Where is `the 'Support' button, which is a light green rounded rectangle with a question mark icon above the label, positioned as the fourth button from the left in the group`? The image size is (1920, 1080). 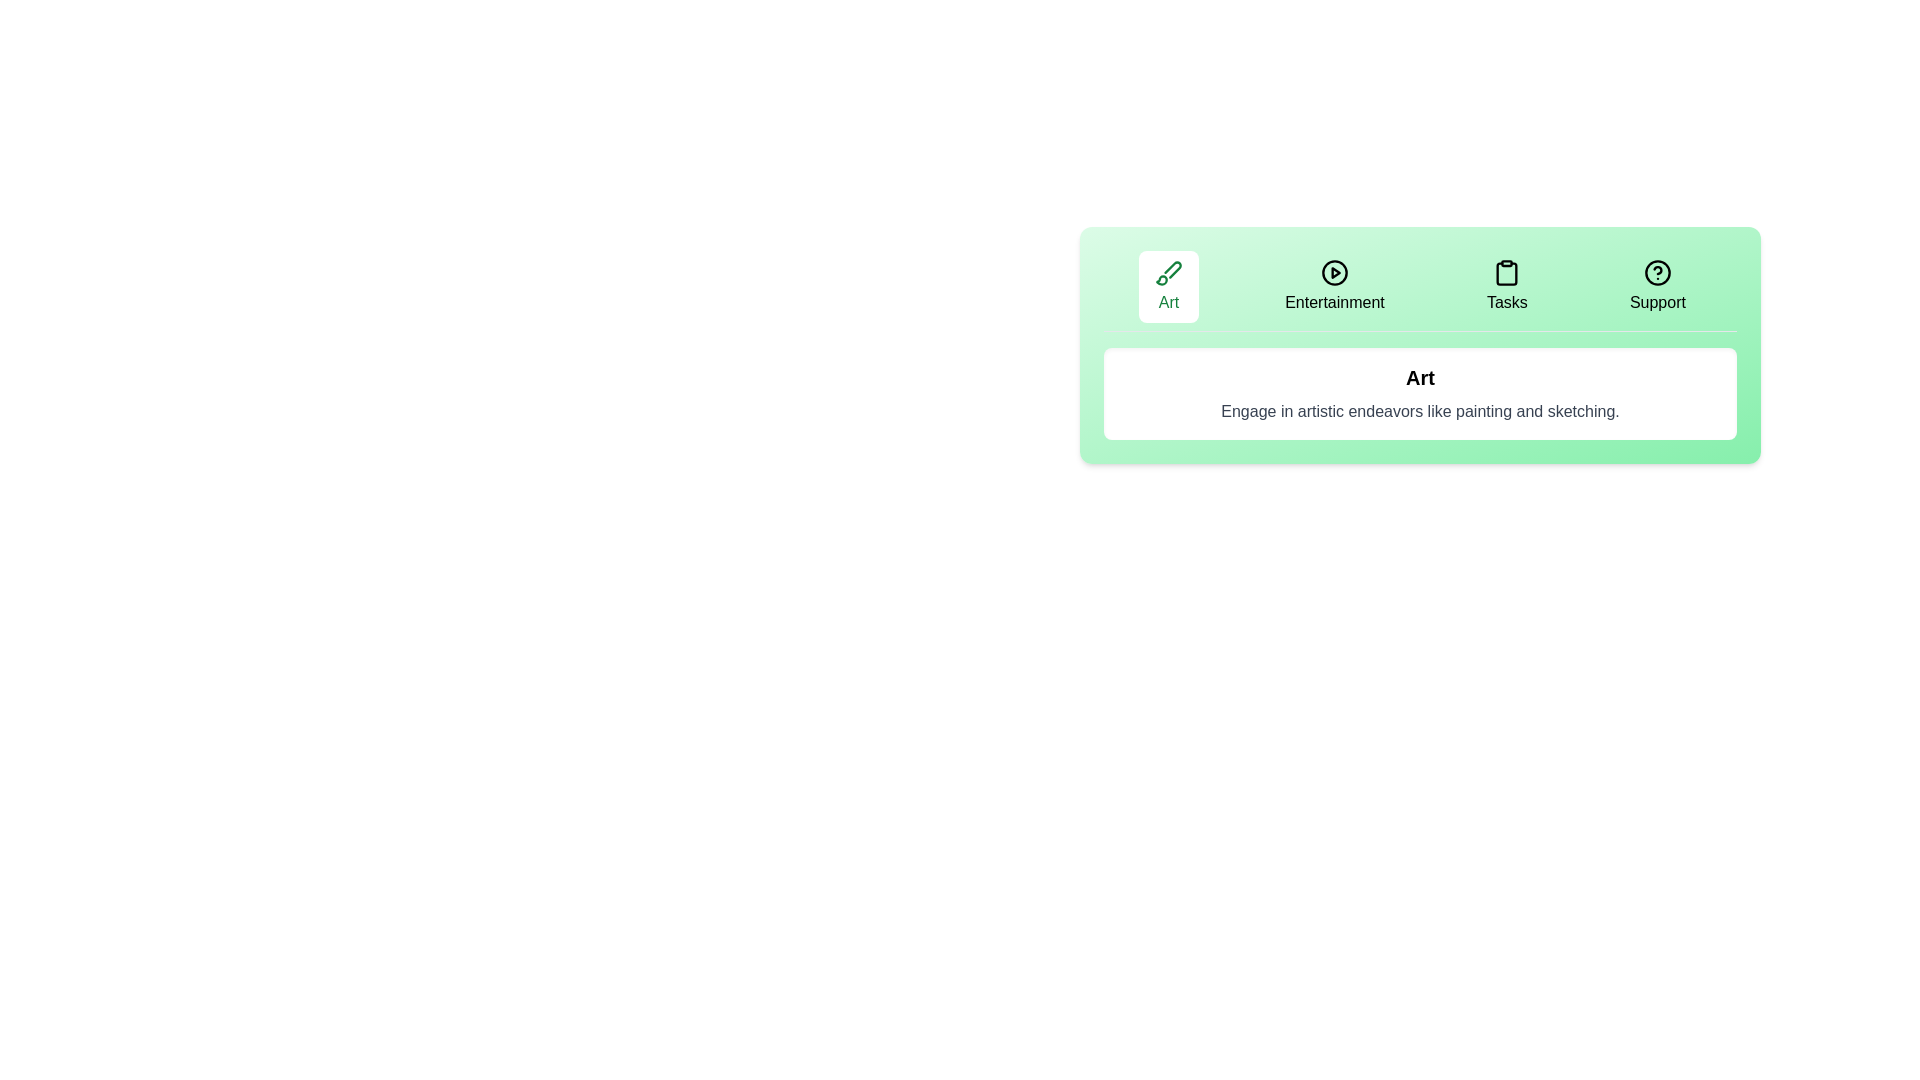
the 'Support' button, which is a light green rounded rectangle with a question mark icon above the label, positioned as the fourth button from the left in the group is located at coordinates (1657, 286).